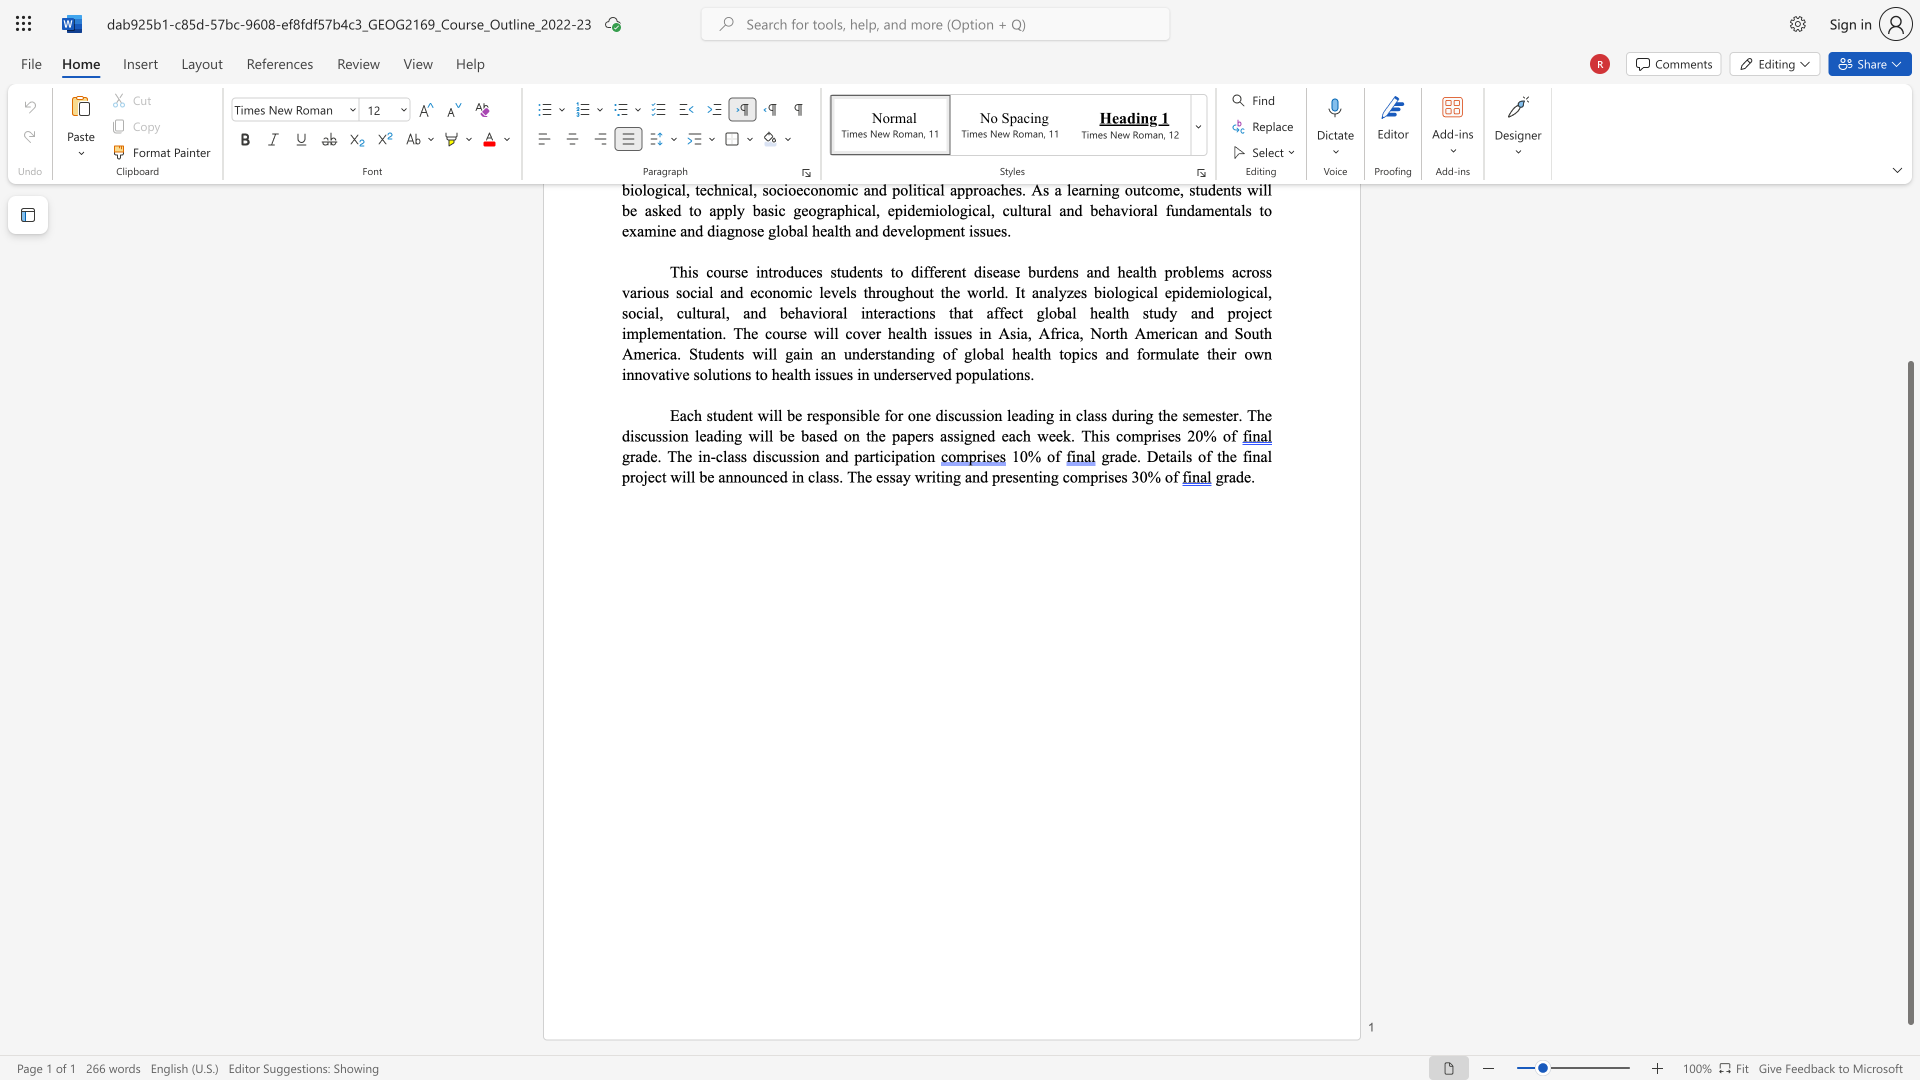  I want to click on the scrollbar on the side, so click(1909, 300).